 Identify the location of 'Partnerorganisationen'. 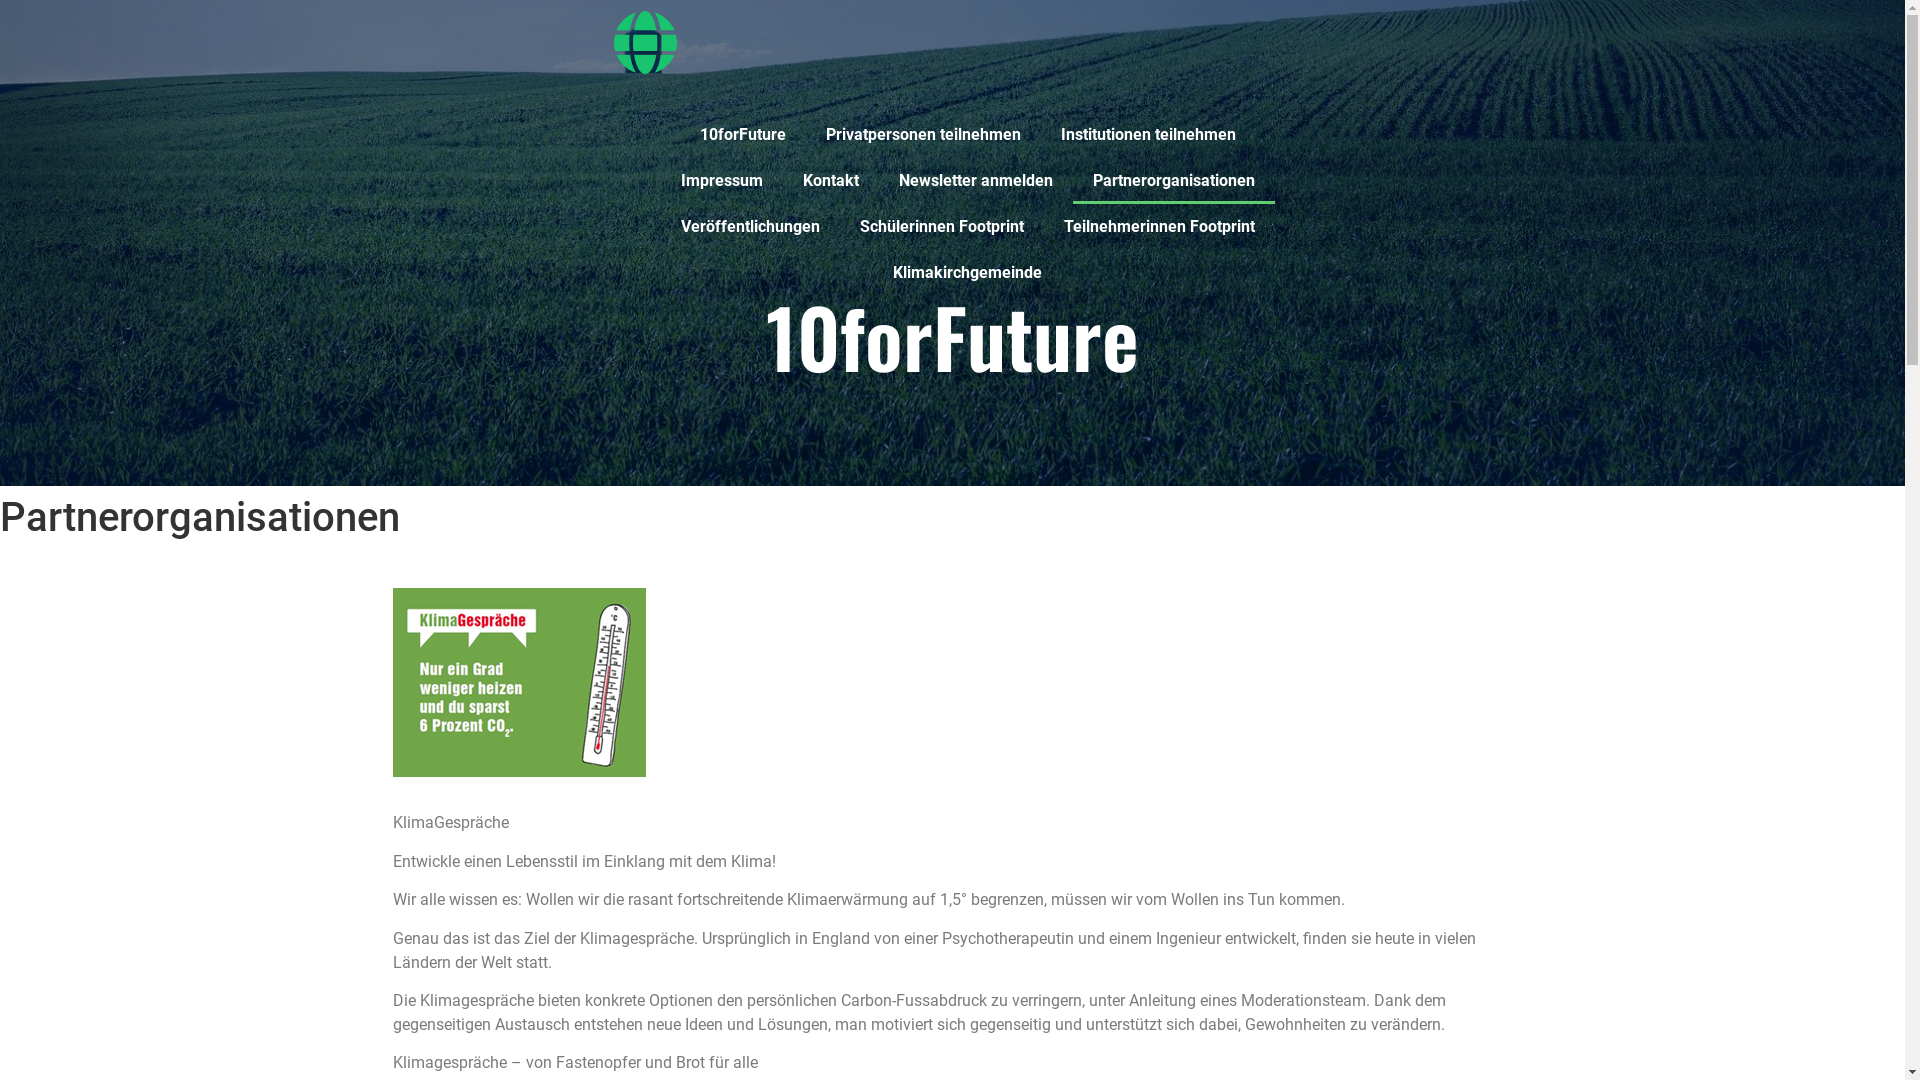
(1172, 181).